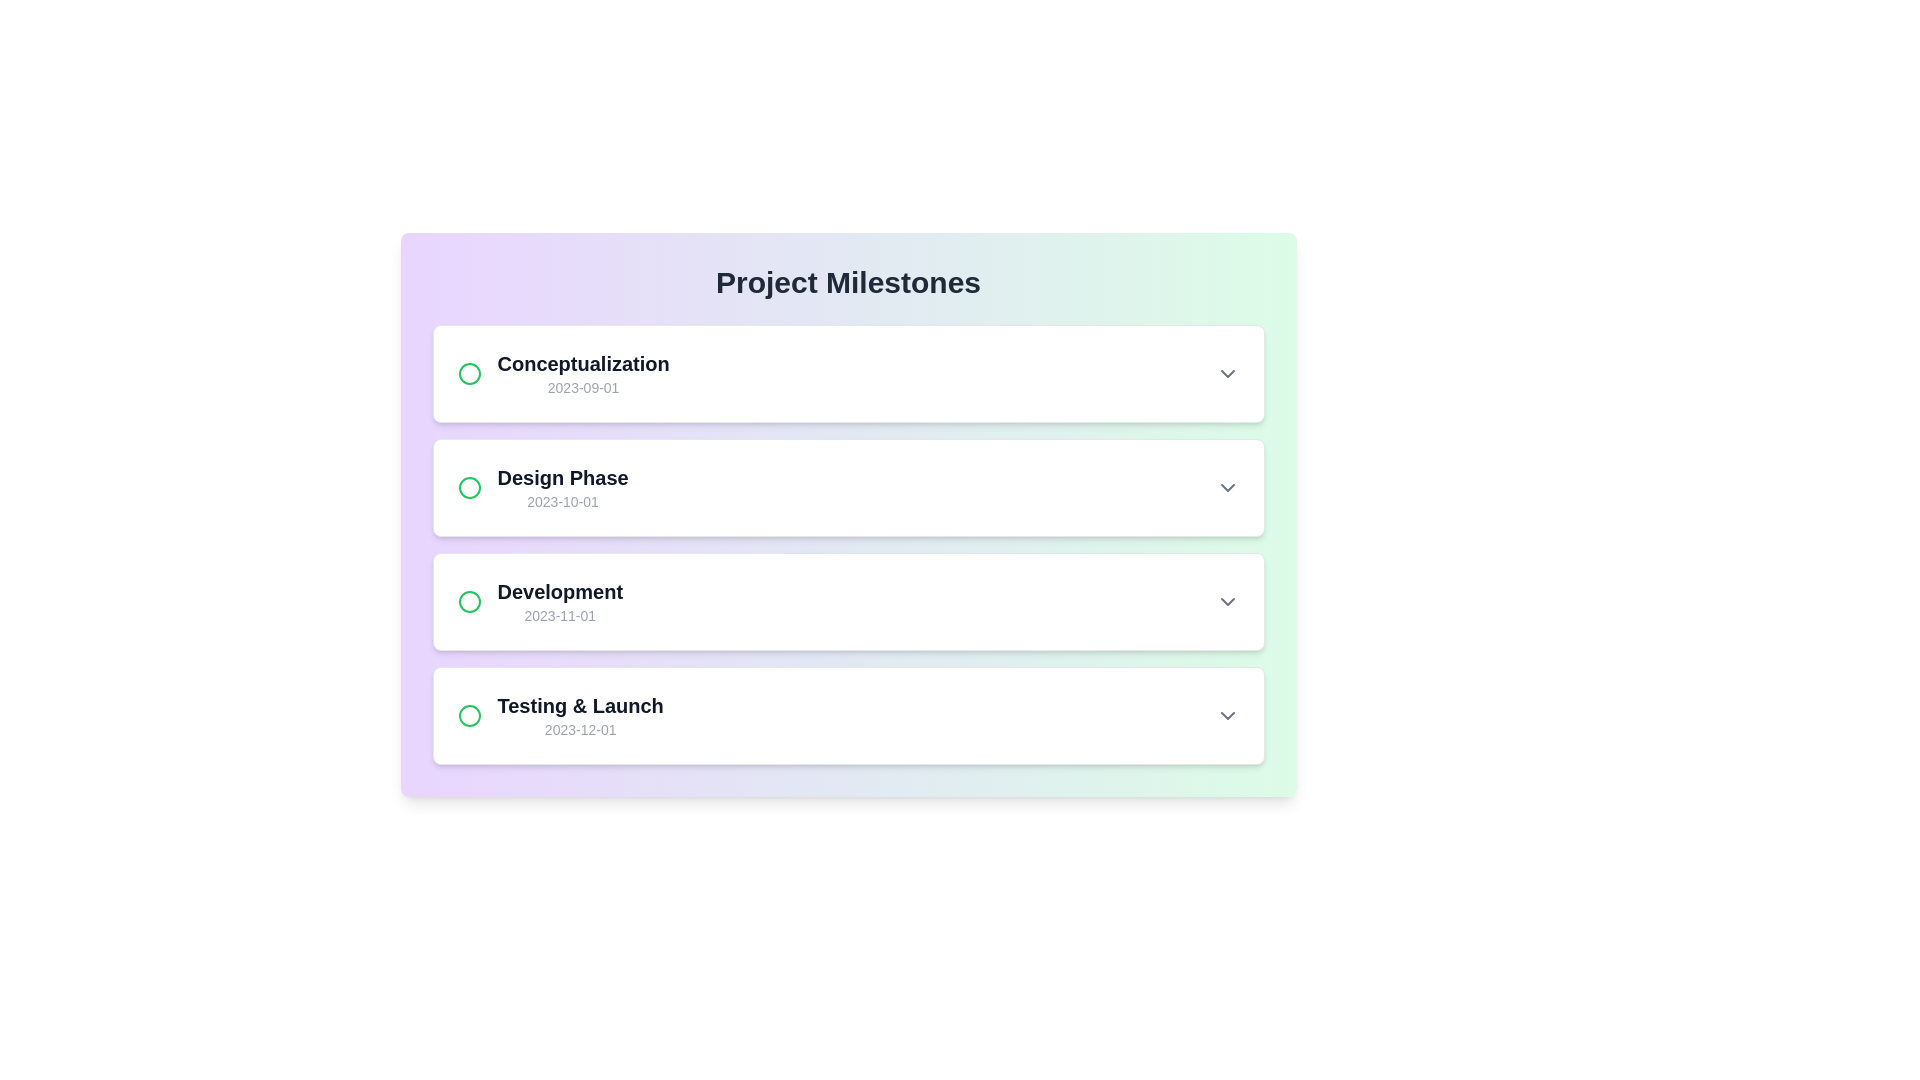 Image resolution: width=1920 pixels, height=1080 pixels. I want to click on the circular visual indicator with a prominent green border located in the 'Design Phase' milestone section of the project milestones interface, so click(468, 488).